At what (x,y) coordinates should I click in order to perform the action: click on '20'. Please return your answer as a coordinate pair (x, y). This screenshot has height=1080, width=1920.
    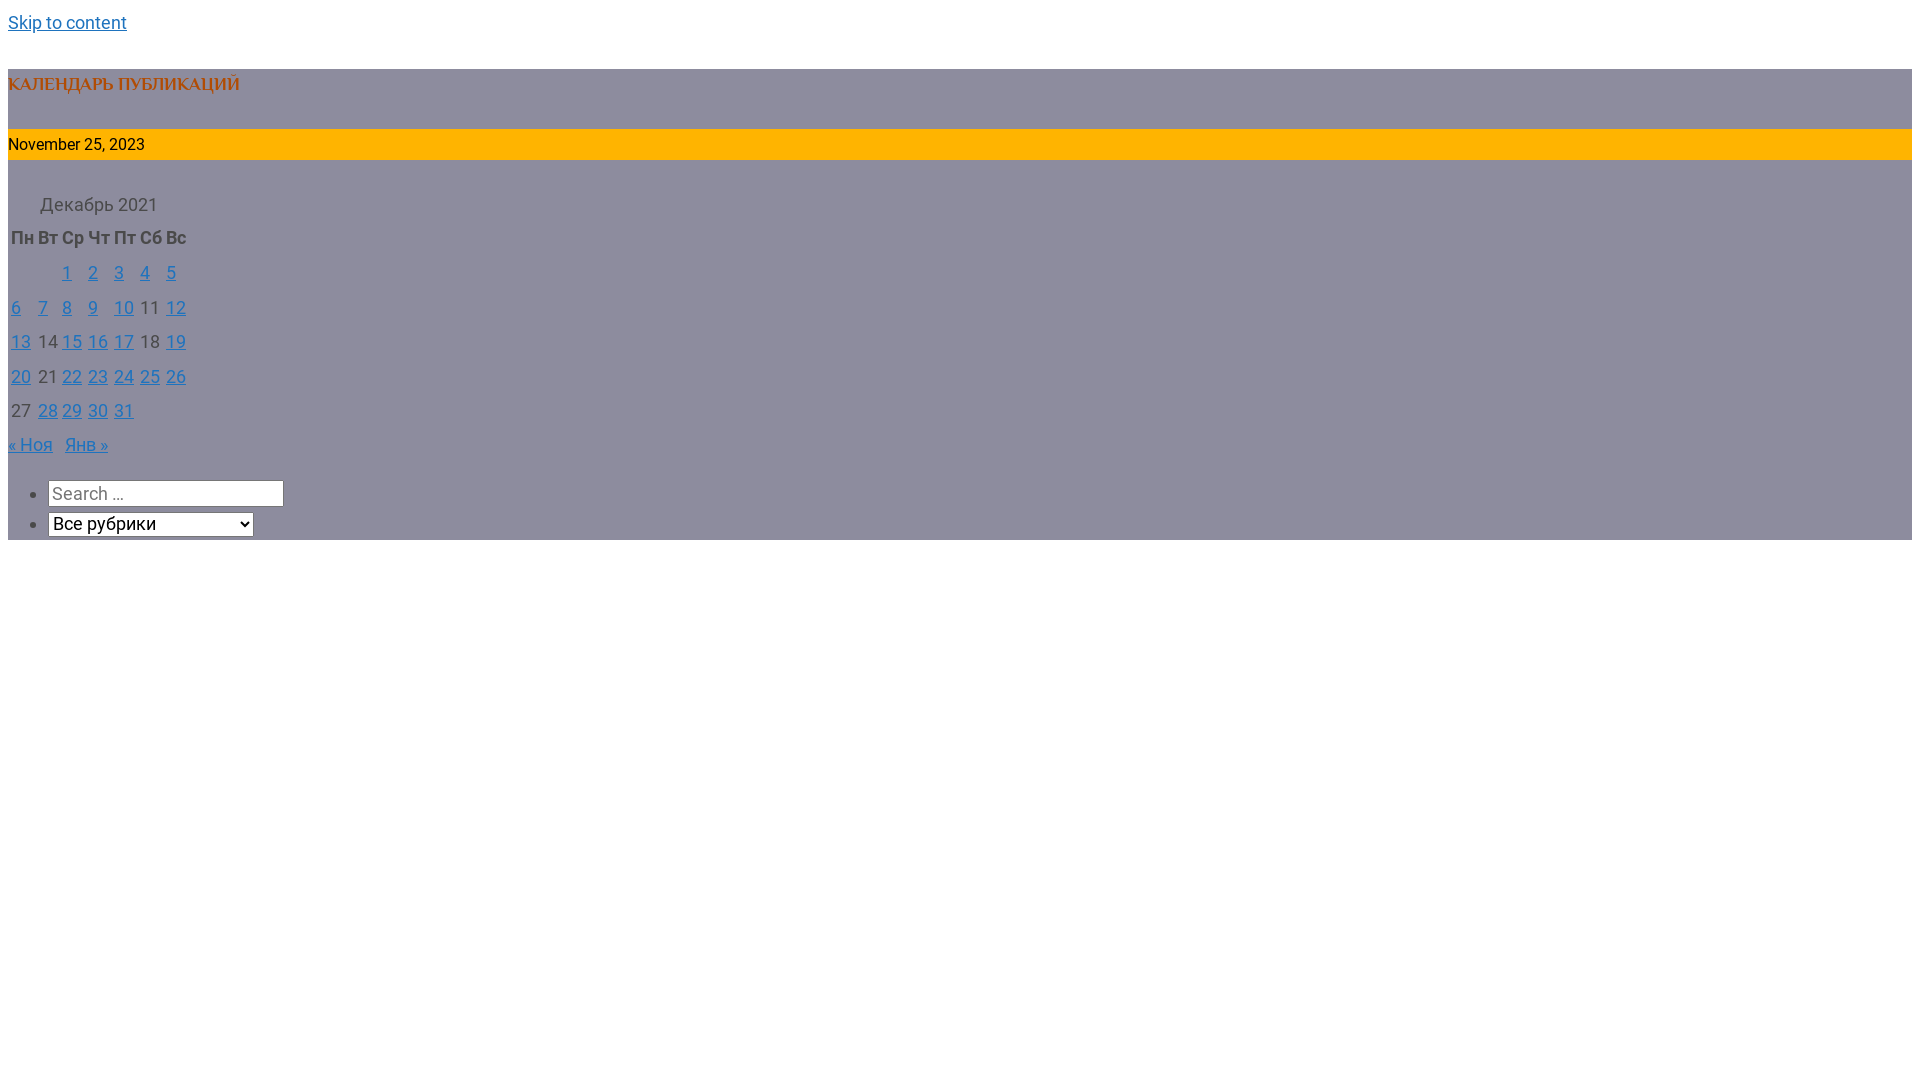
    Looking at the image, I should click on (10, 376).